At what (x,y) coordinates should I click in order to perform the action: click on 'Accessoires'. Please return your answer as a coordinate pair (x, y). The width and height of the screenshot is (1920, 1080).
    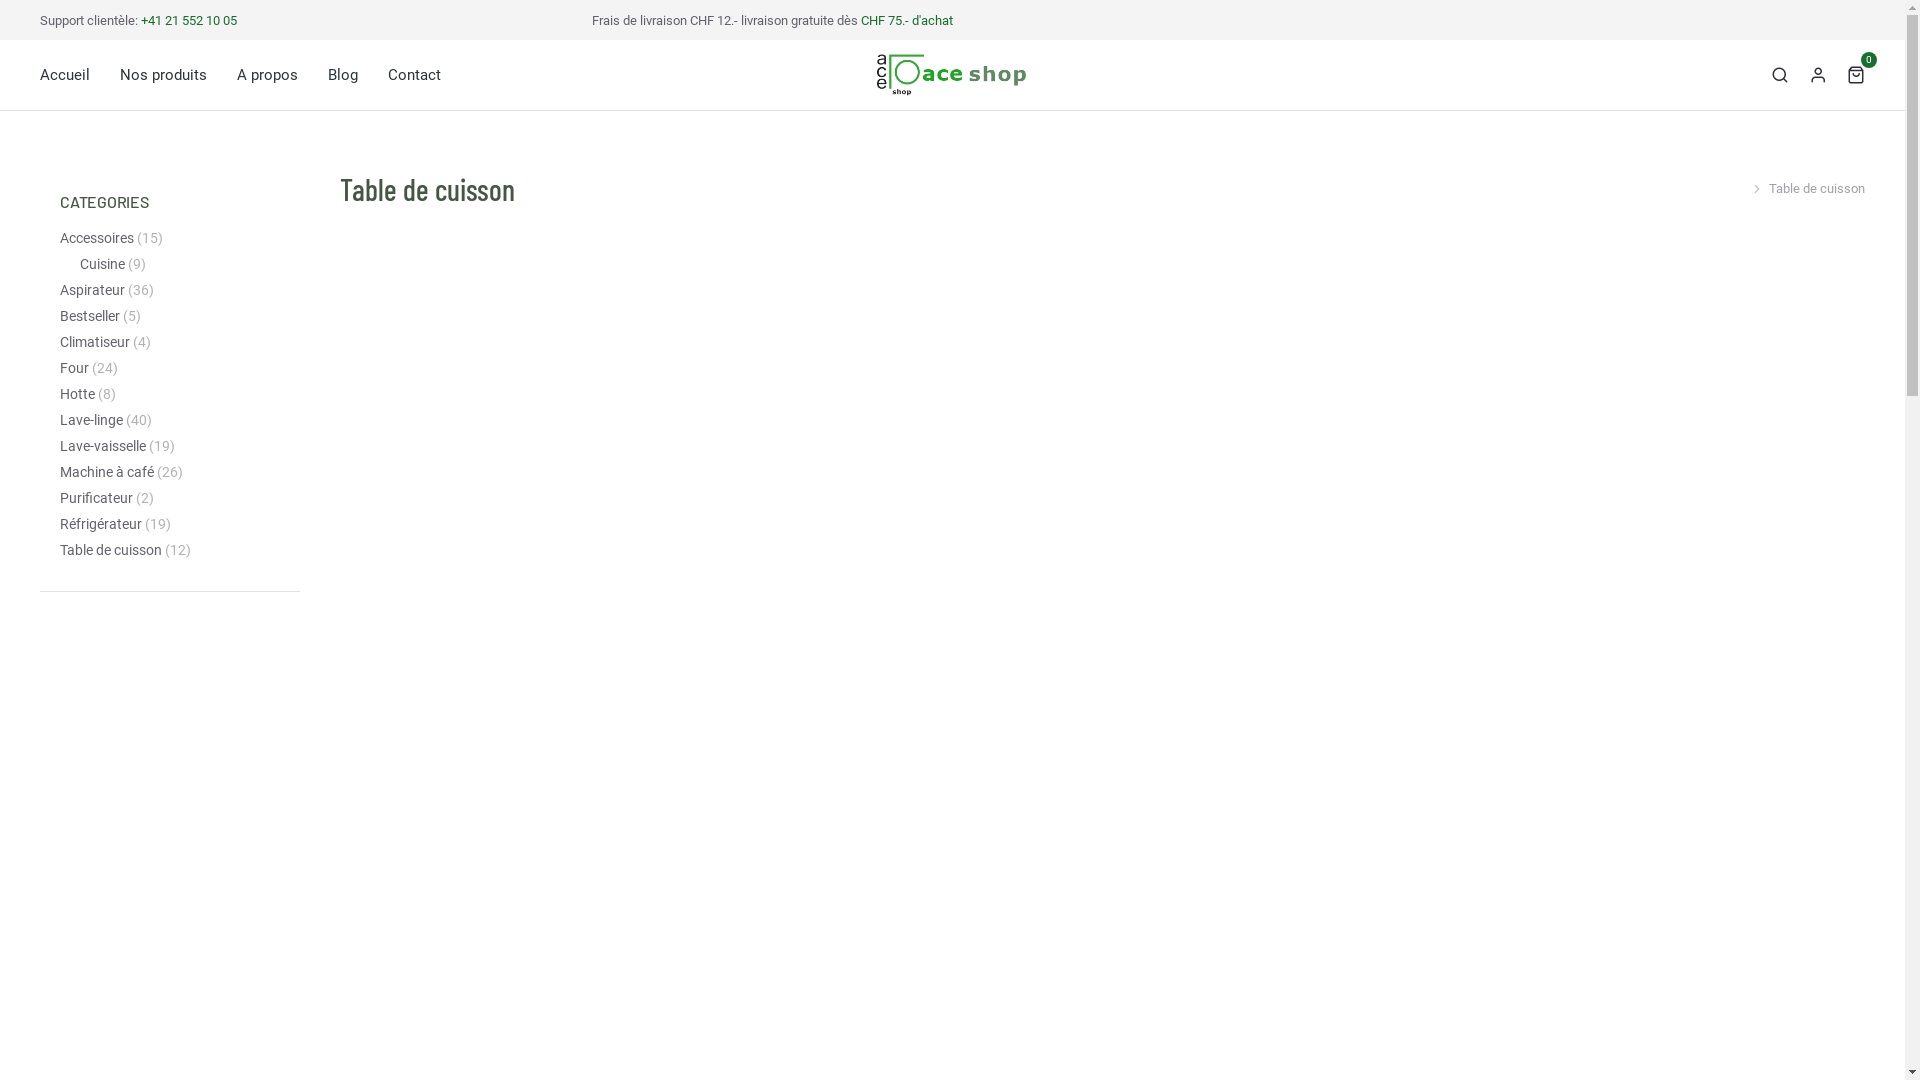
    Looking at the image, I should click on (95, 237).